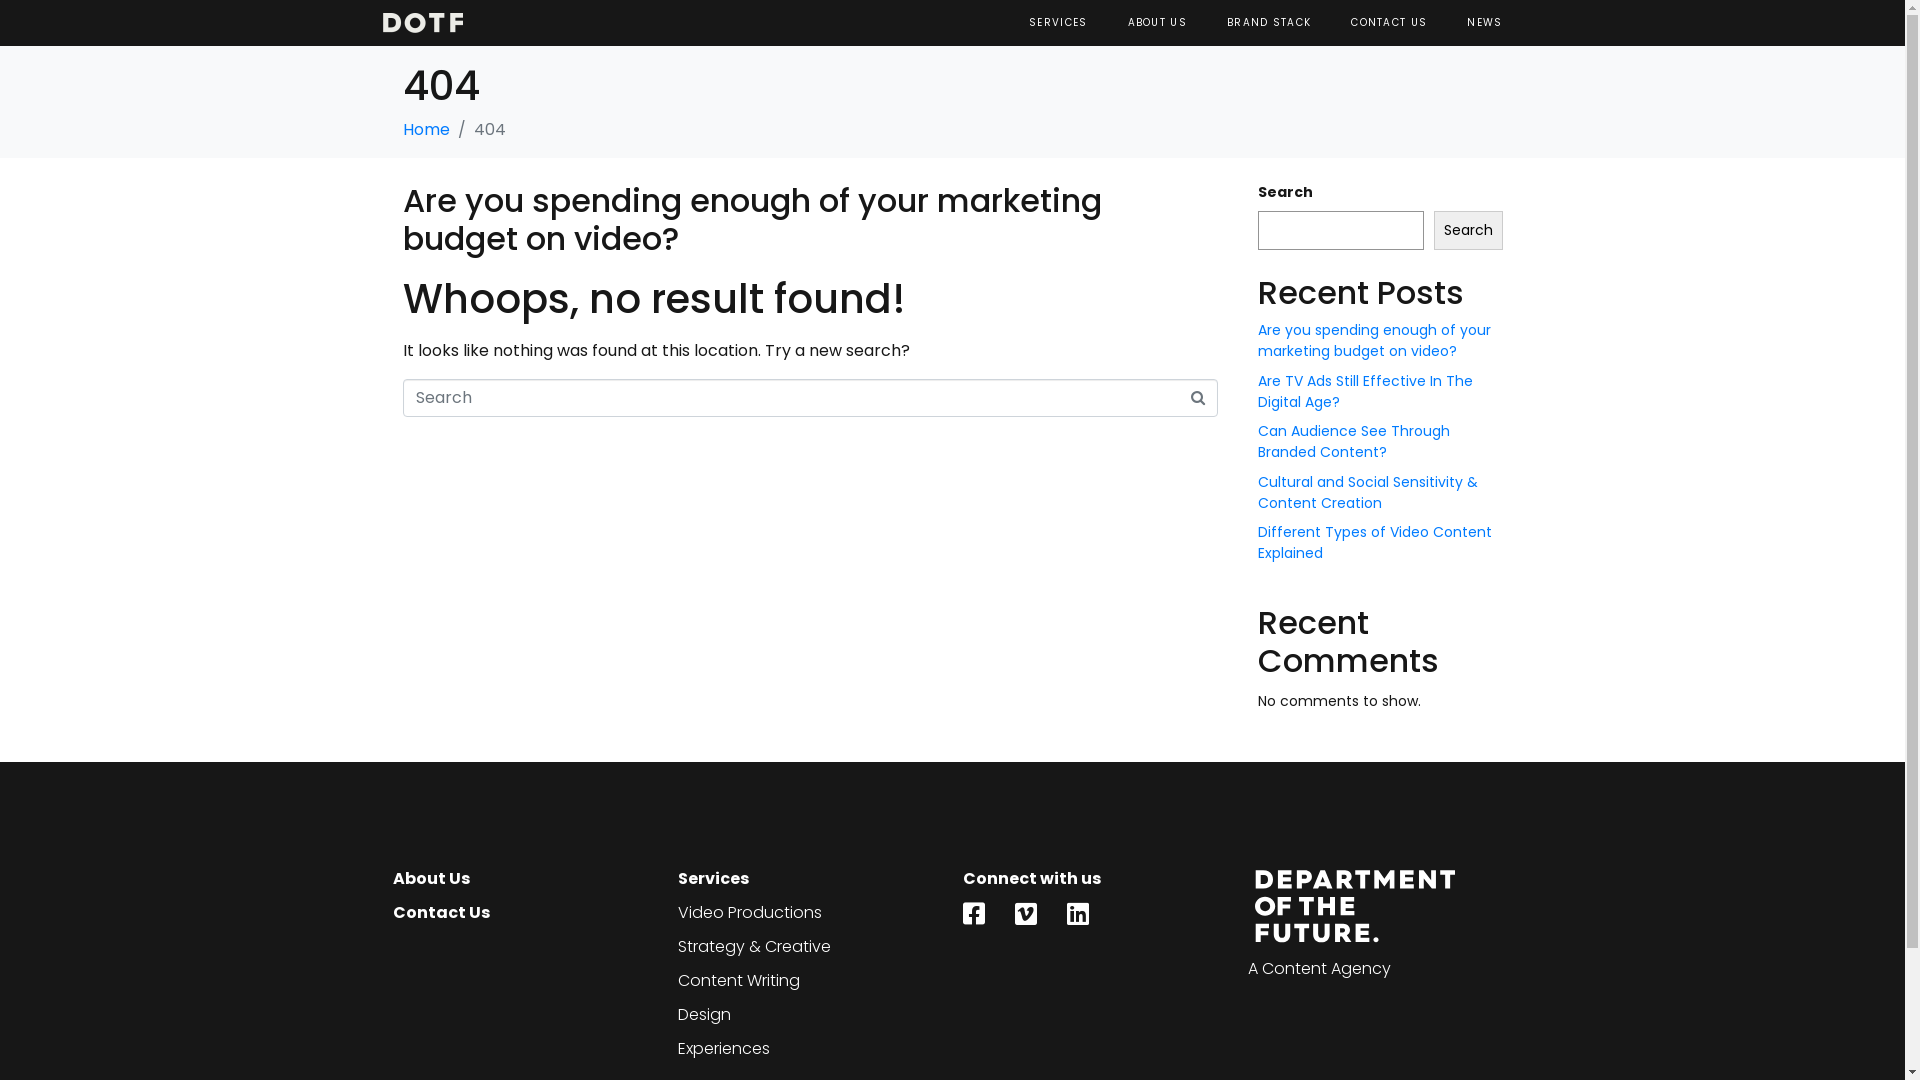 The width and height of the screenshot is (1920, 1080). What do you see at coordinates (1157, 23) in the screenshot?
I see `'ABOUT US'` at bounding box center [1157, 23].